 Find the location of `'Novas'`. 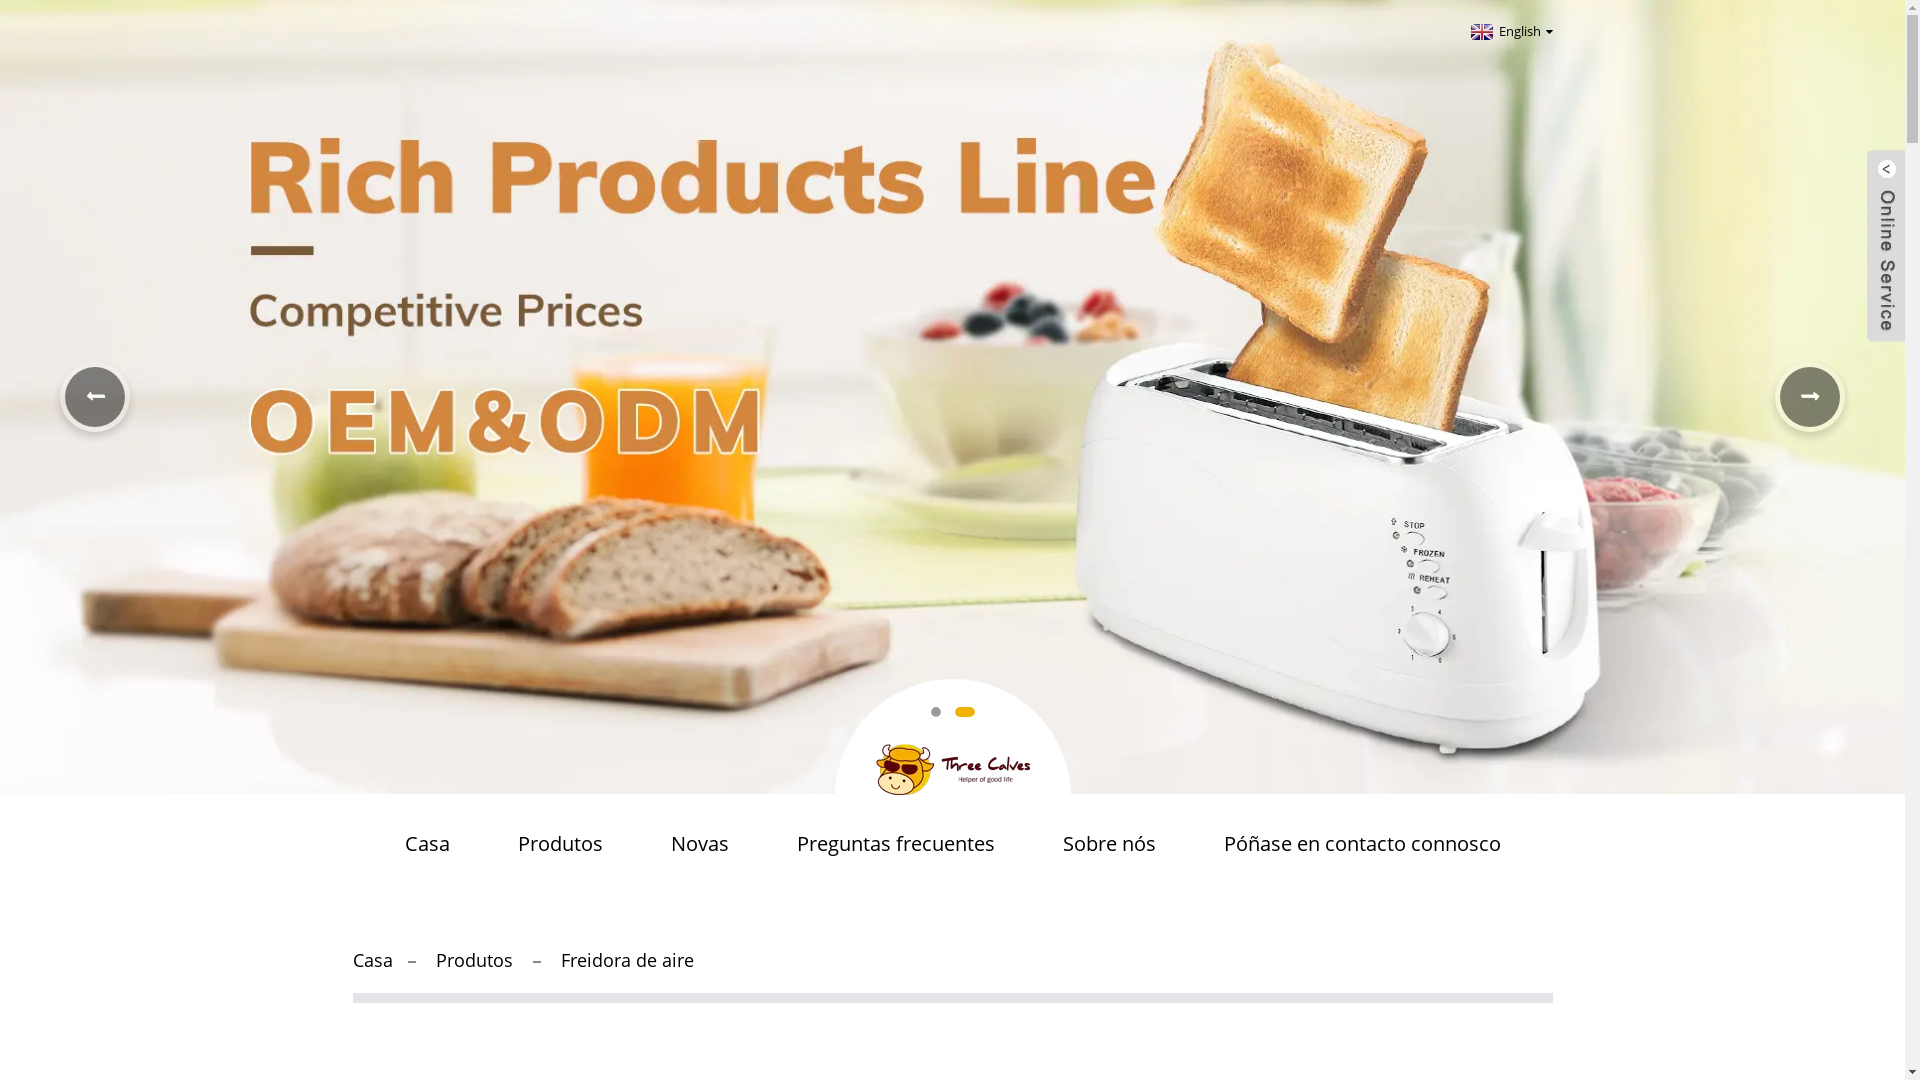

'Novas' is located at coordinates (699, 844).